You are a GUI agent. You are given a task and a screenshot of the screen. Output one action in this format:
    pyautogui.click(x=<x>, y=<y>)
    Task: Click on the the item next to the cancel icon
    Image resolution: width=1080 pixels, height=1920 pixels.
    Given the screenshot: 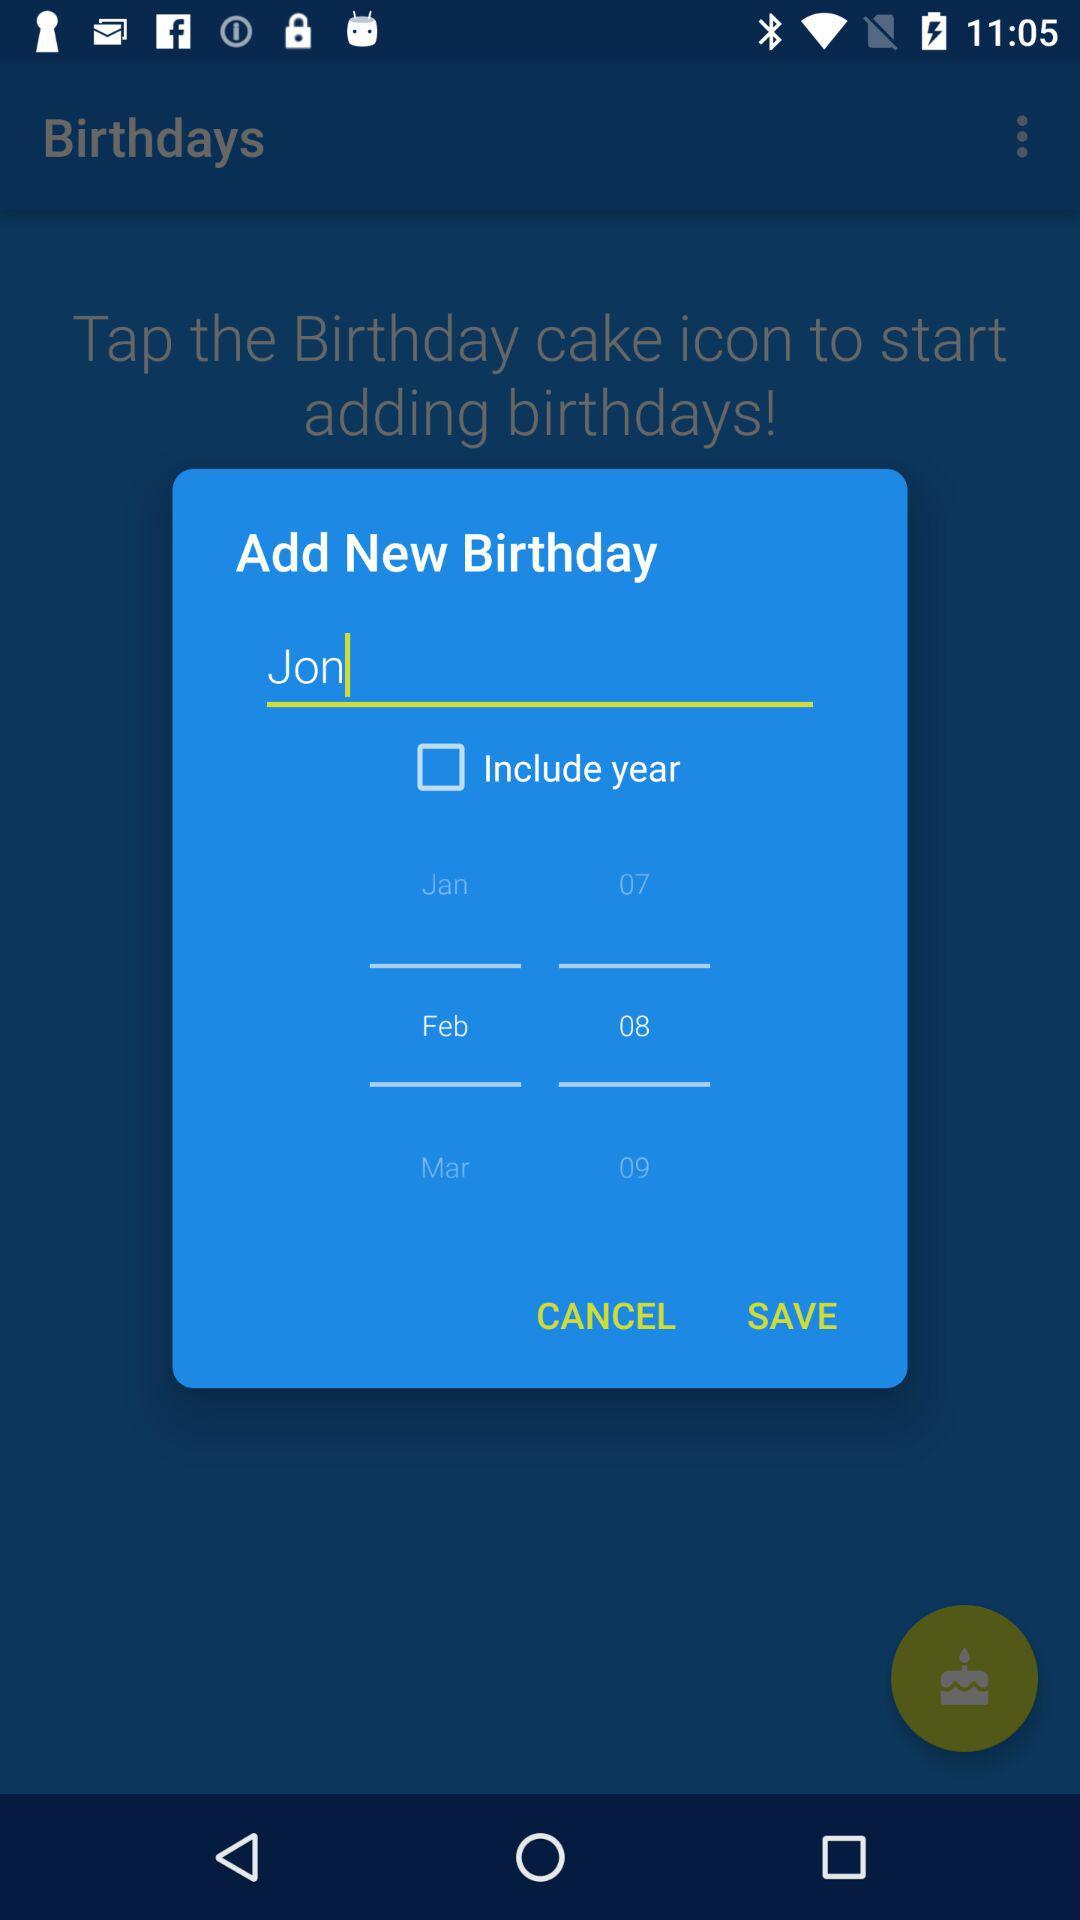 What is the action you would take?
    pyautogui.click(x=790, y=1314)
    